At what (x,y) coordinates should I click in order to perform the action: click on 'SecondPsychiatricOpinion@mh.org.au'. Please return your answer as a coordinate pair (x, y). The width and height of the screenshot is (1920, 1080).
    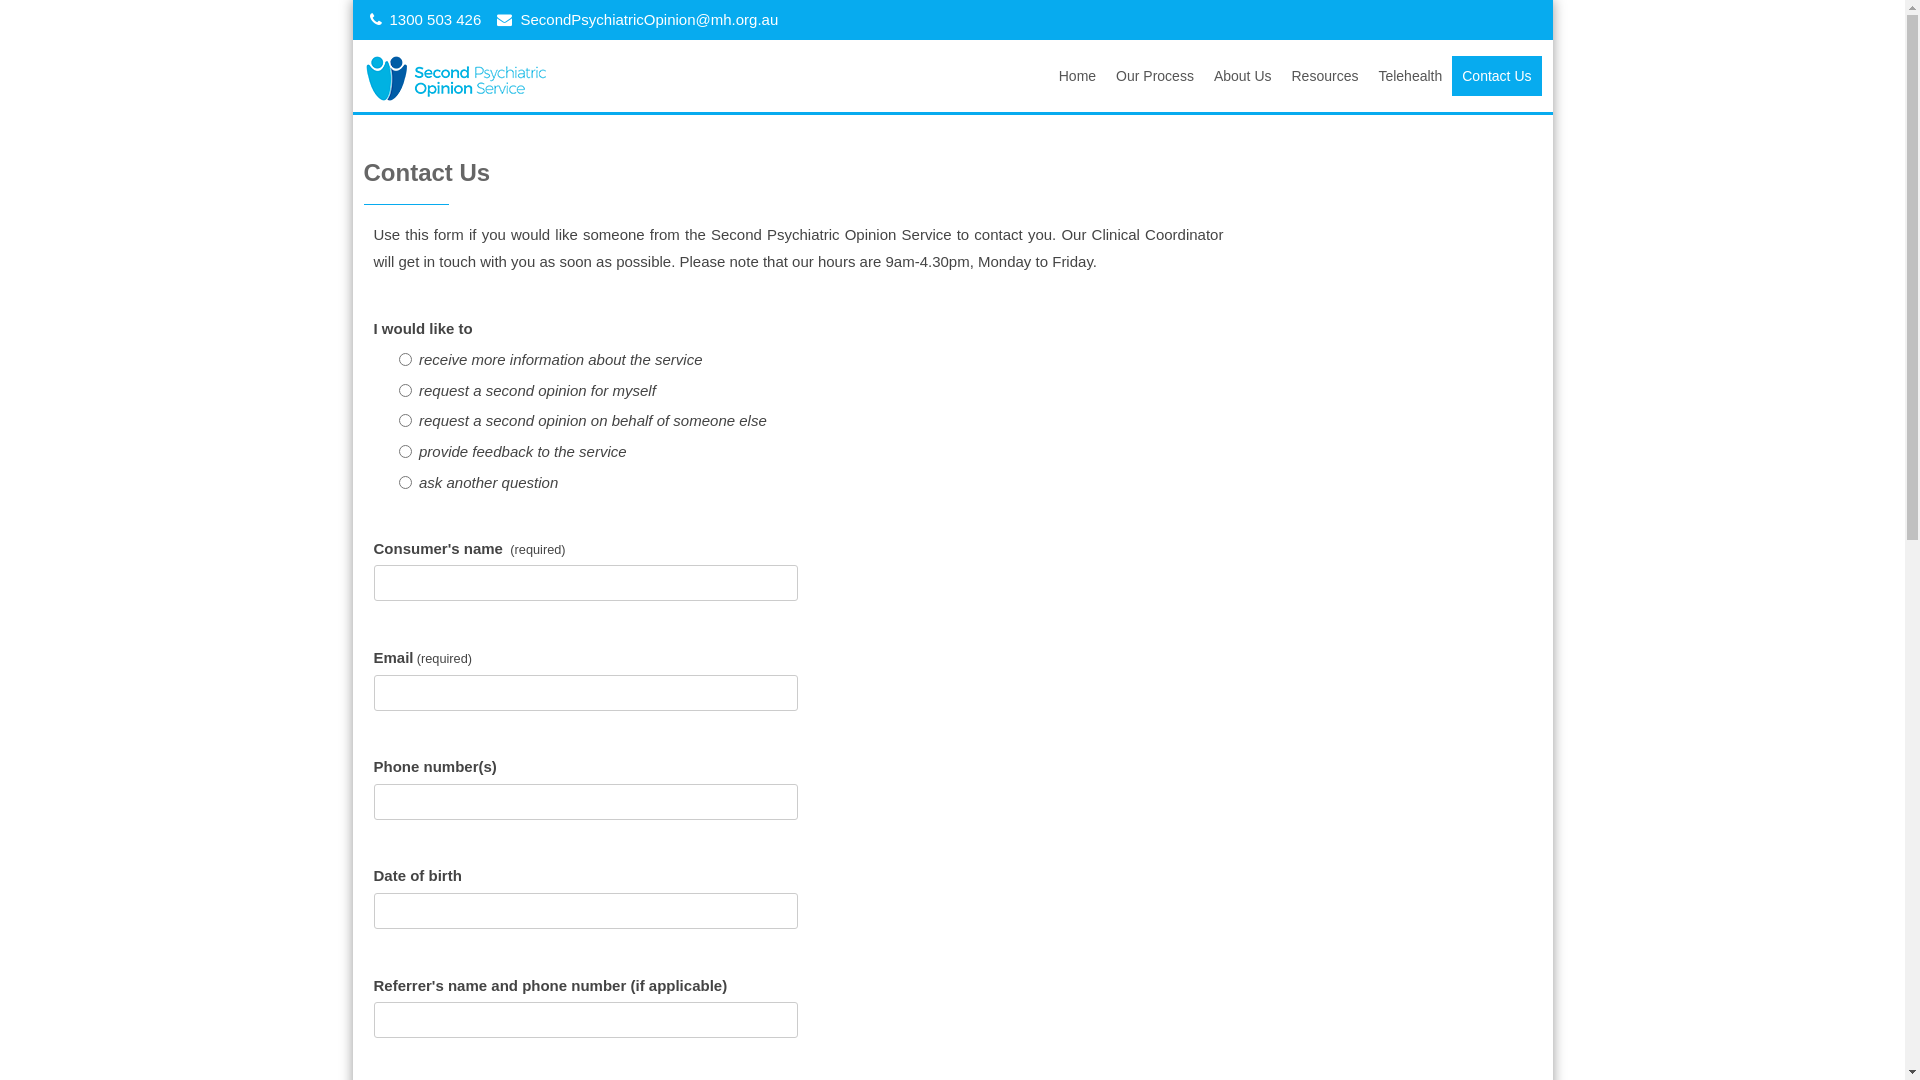
    Looking at the image, I should click on (648, 19).